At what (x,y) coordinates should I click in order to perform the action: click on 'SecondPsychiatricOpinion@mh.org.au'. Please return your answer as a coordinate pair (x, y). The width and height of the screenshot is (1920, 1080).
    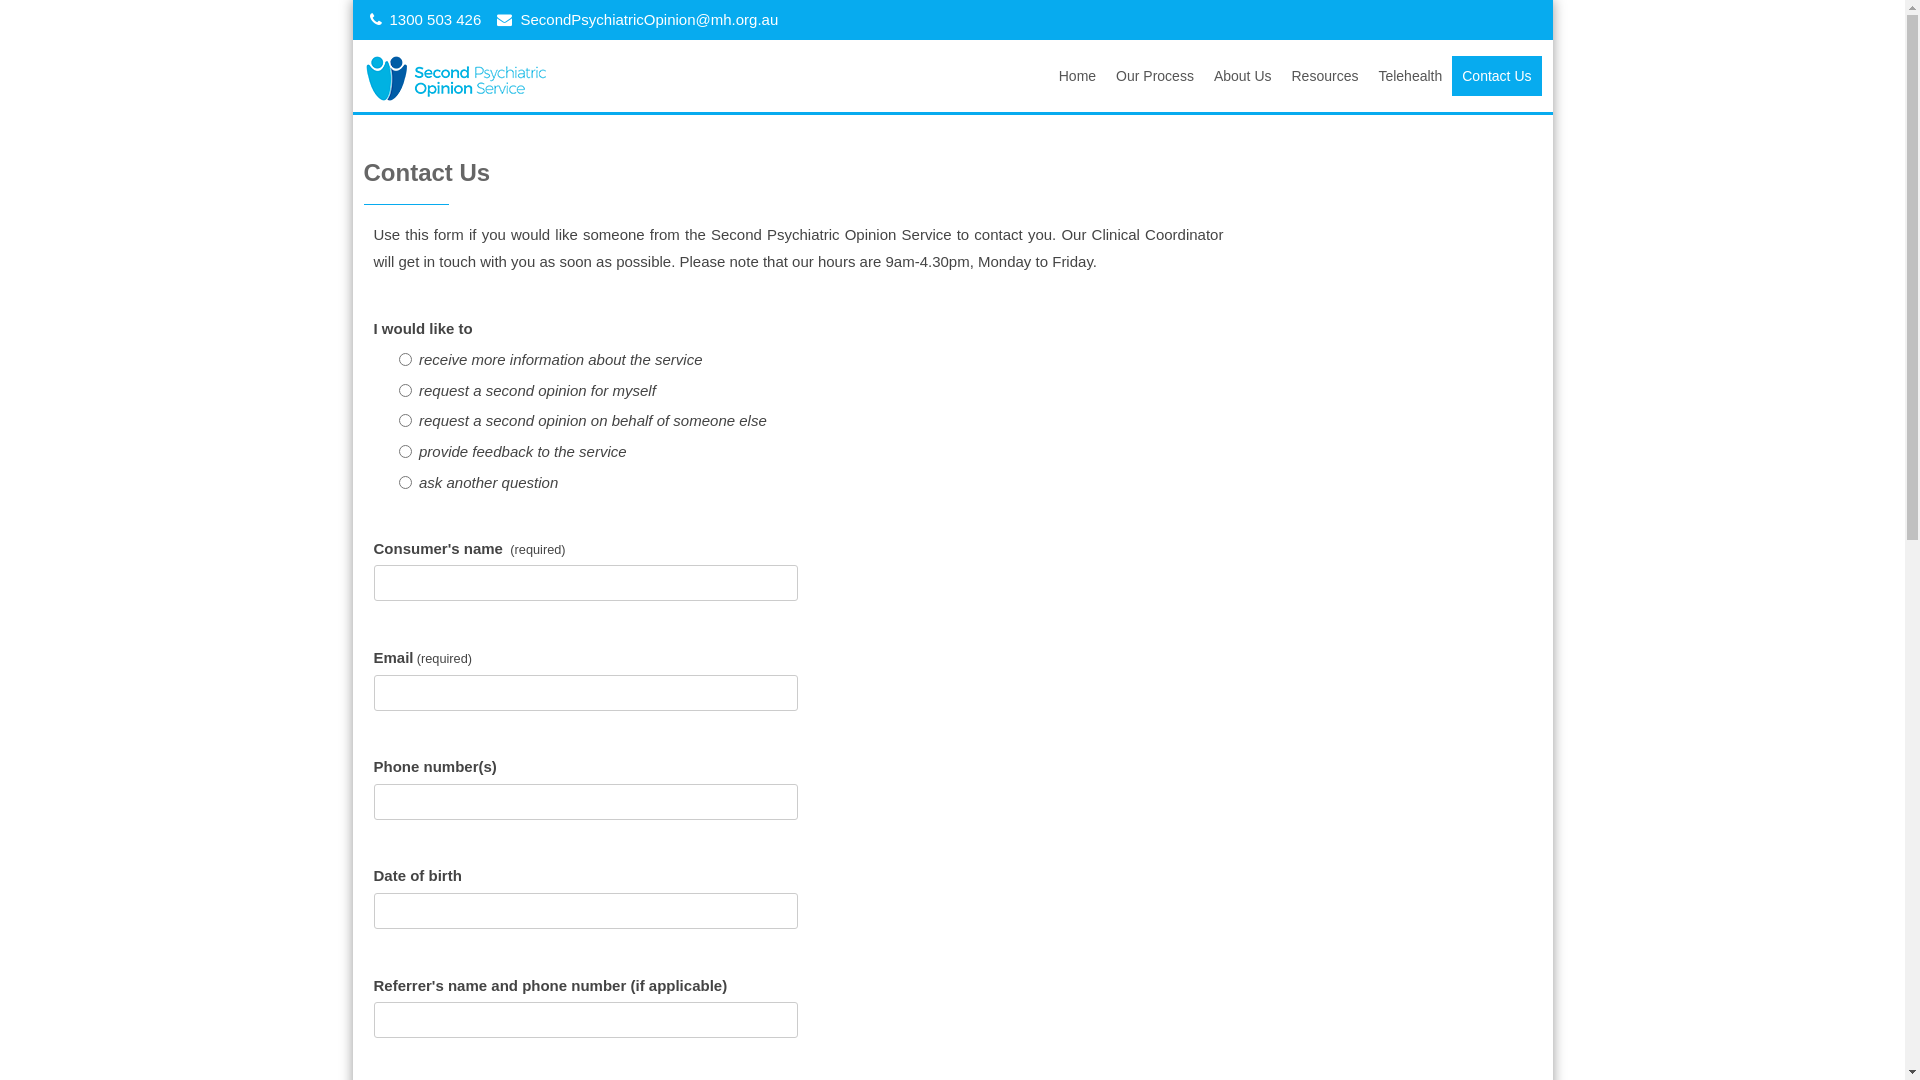
    Looking at the image, I should click on (648, 19).